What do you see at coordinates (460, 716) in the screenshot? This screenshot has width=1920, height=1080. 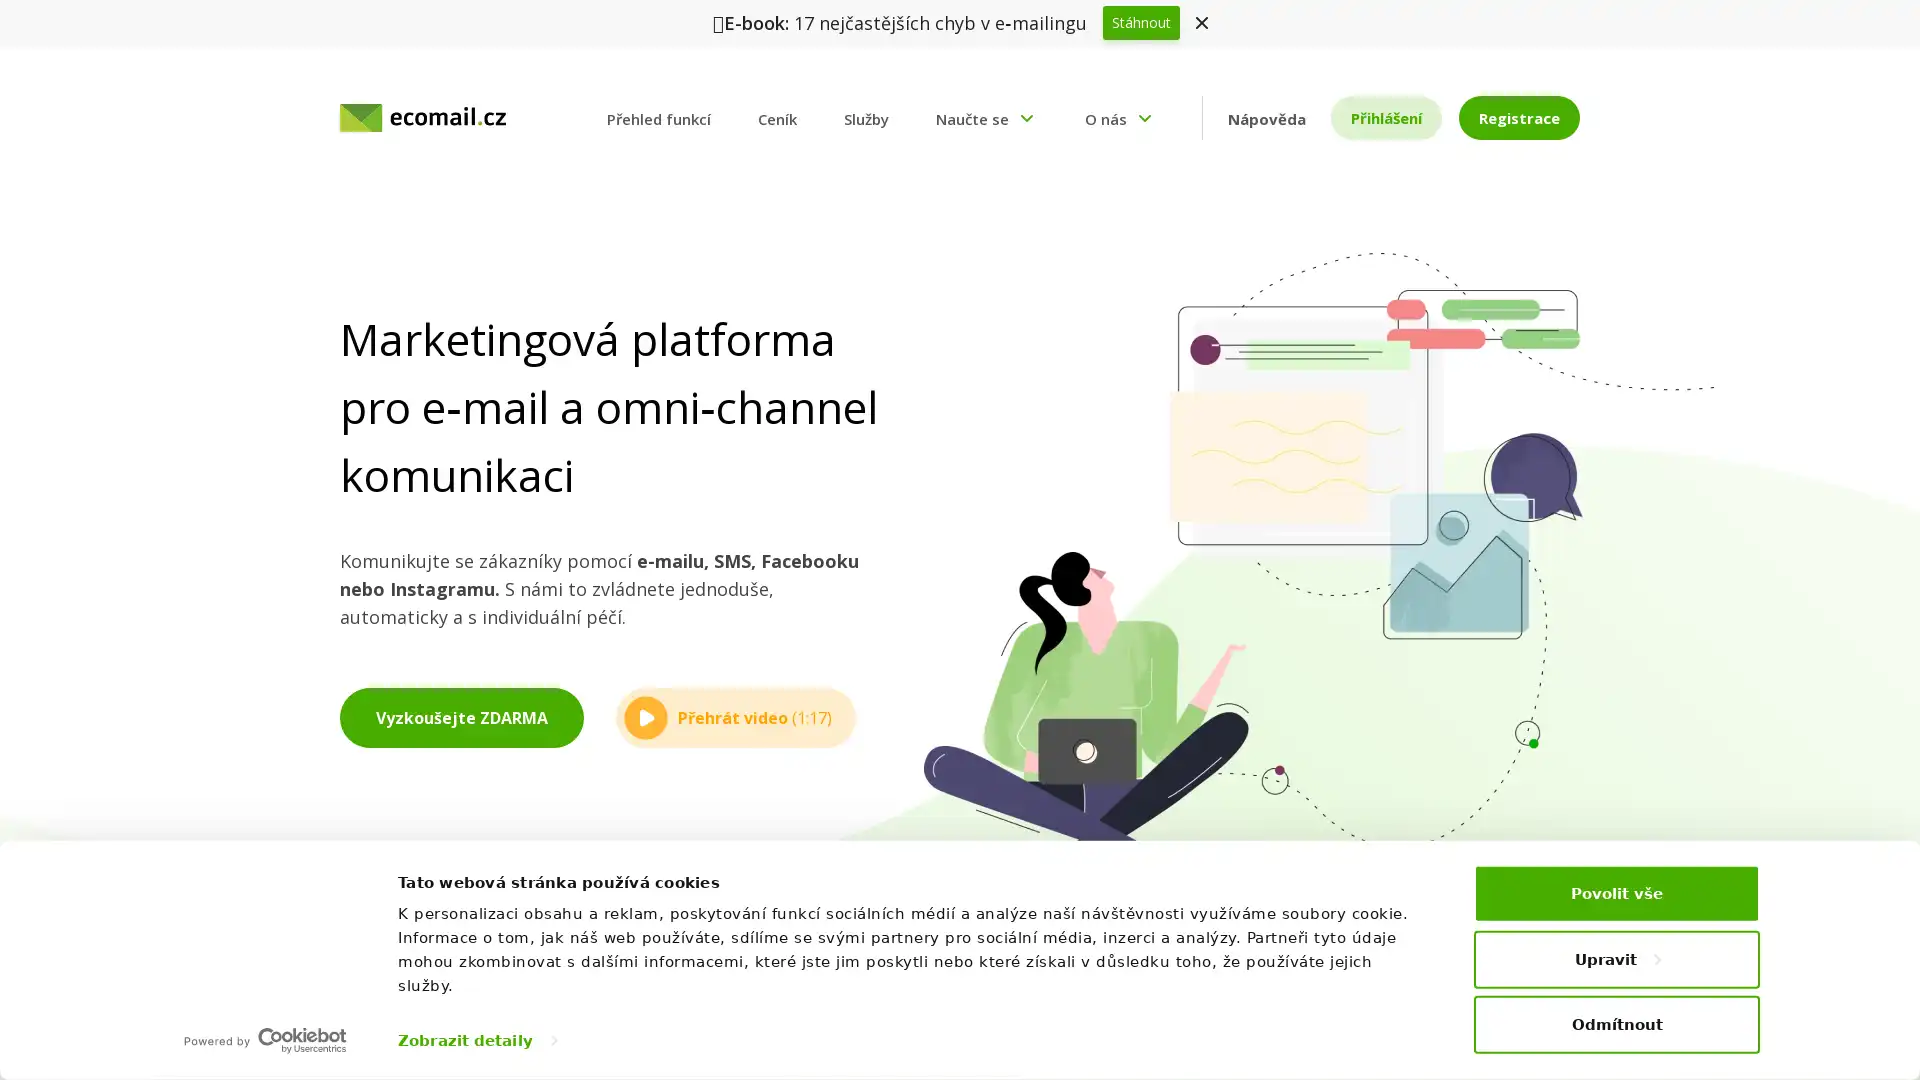 I see `Vyzkousejte ZDARMA` at bounding box center [460, 716].